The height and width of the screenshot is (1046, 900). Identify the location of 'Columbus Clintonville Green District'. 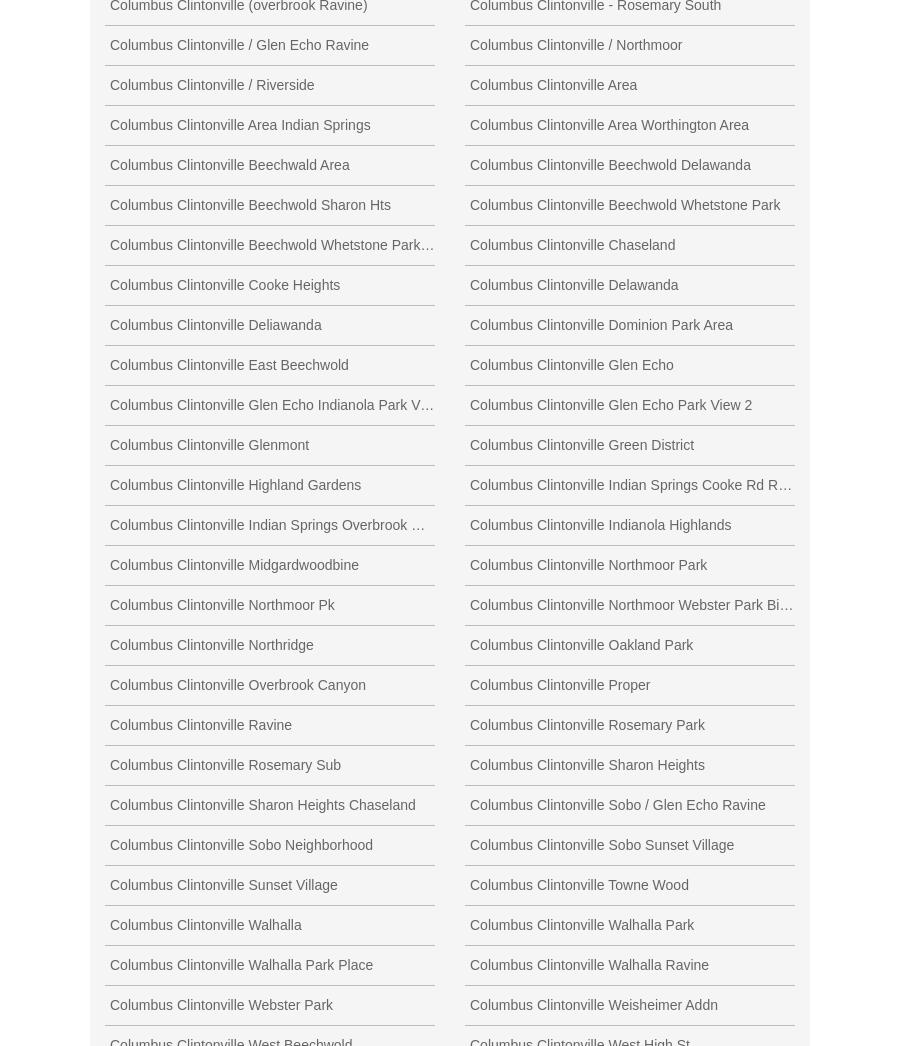
(582, 443).